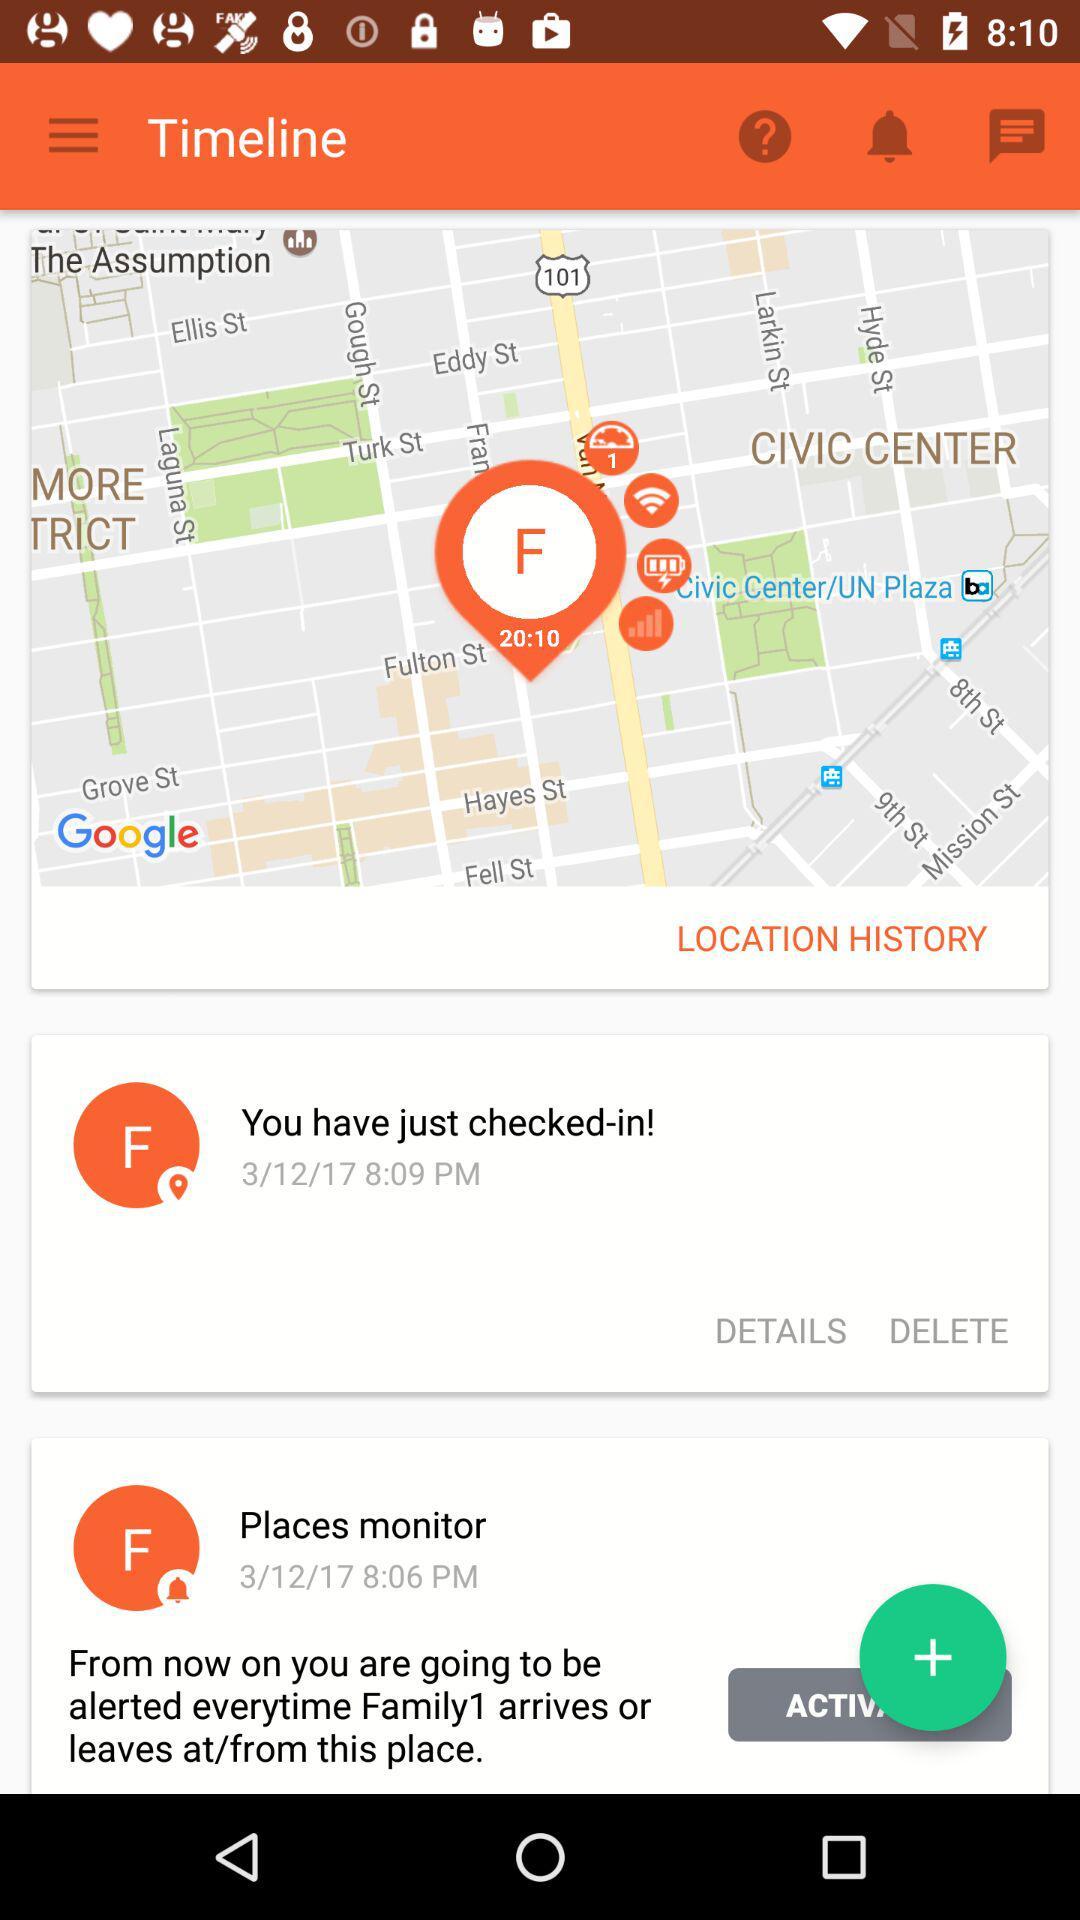 This screenshot has height=1920, width=1080. What do you see at coordinates (779, 1330) in the screenshot?
I see `item to the left of the delete` at bounding box center [779, 1330].